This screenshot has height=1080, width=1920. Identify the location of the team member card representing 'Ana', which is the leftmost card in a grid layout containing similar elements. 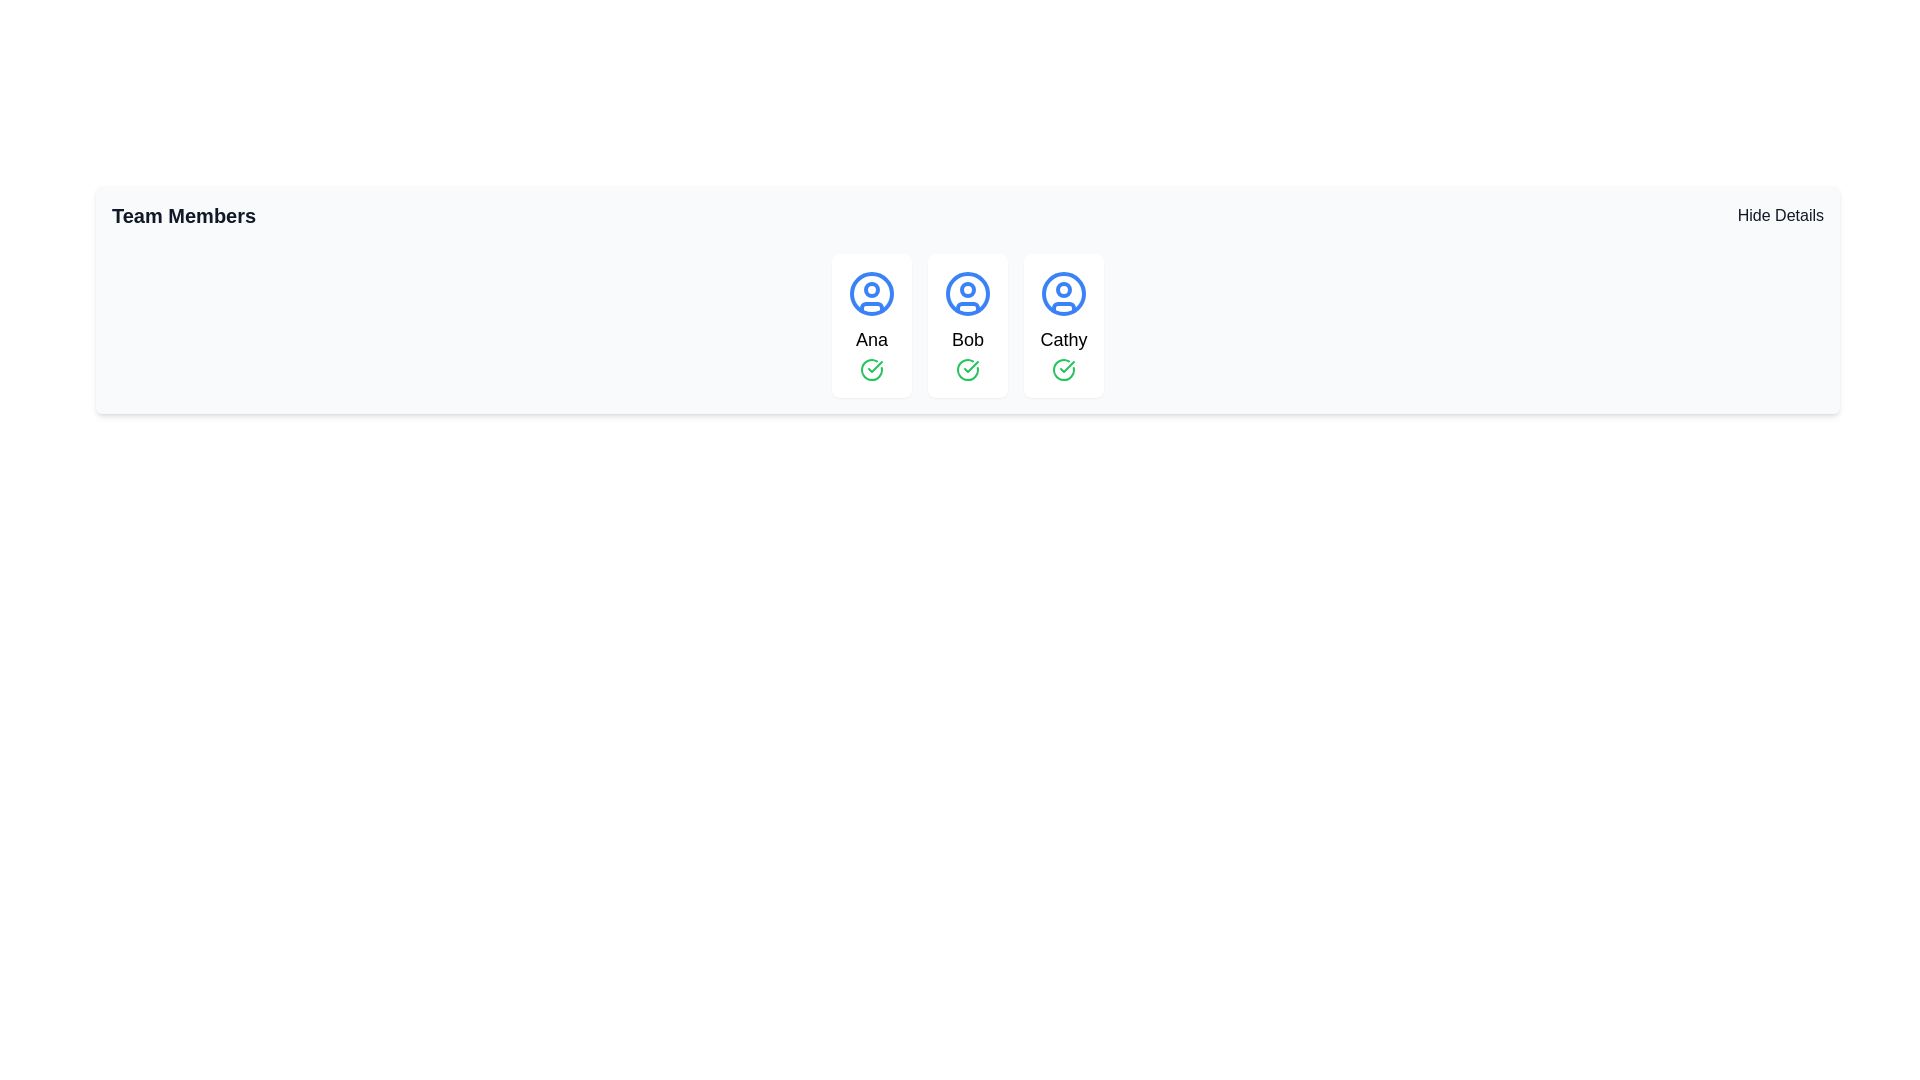
(872, 325).